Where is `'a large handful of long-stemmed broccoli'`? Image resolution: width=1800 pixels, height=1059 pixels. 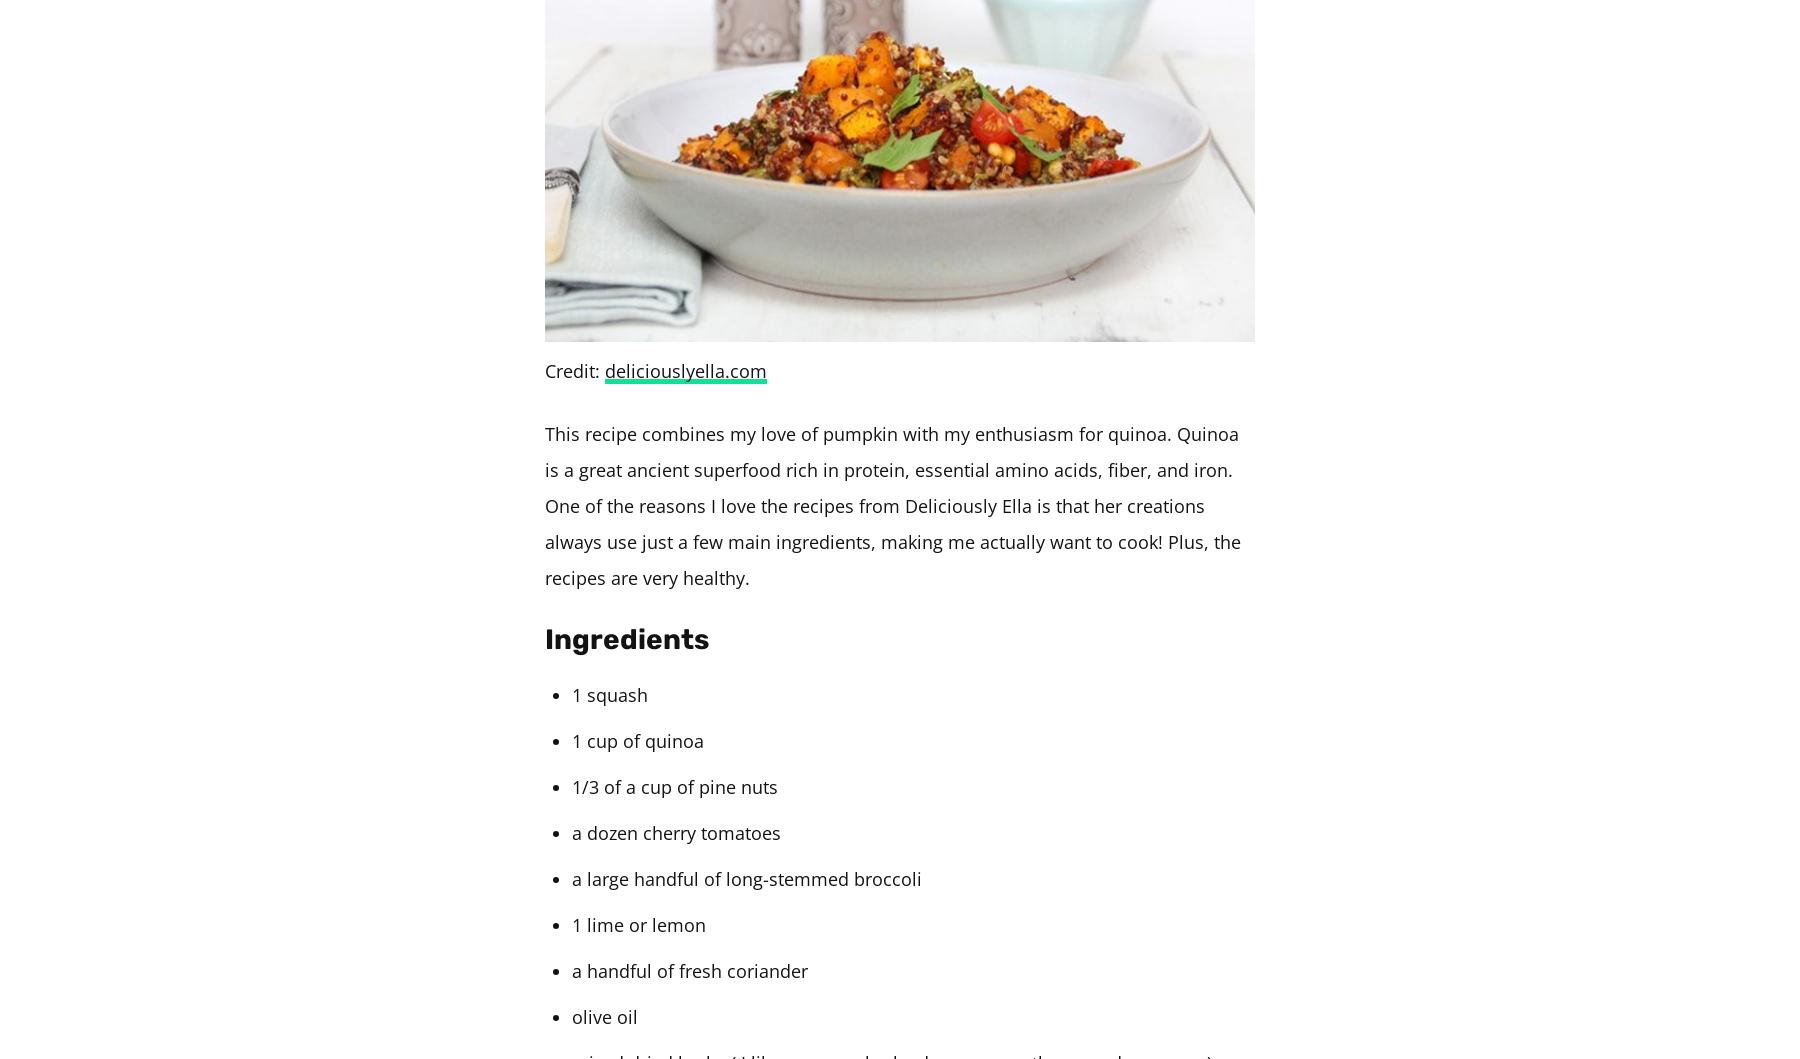
'a large handful of long-stemmed broccoli' is located at coordinates (746, 878).